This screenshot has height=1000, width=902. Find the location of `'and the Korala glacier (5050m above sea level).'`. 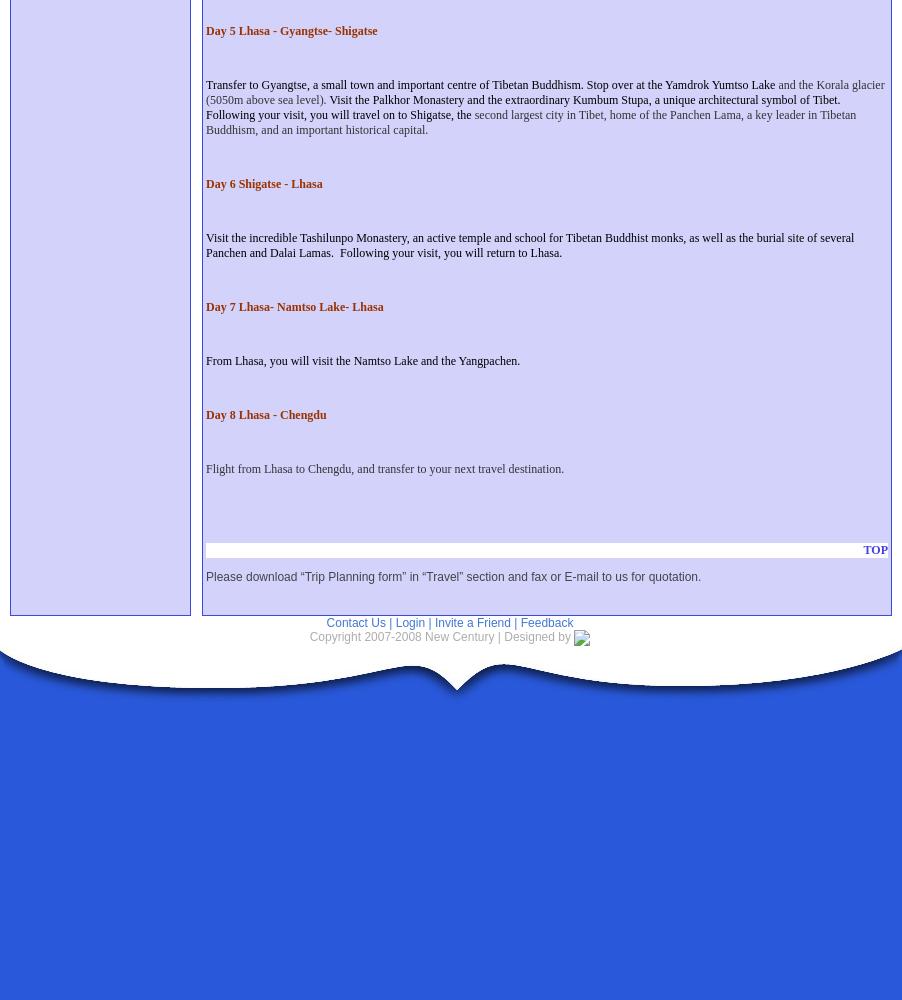

'and the Korala glacier (5050m above sea level).' is located at coordinates (544, 91).